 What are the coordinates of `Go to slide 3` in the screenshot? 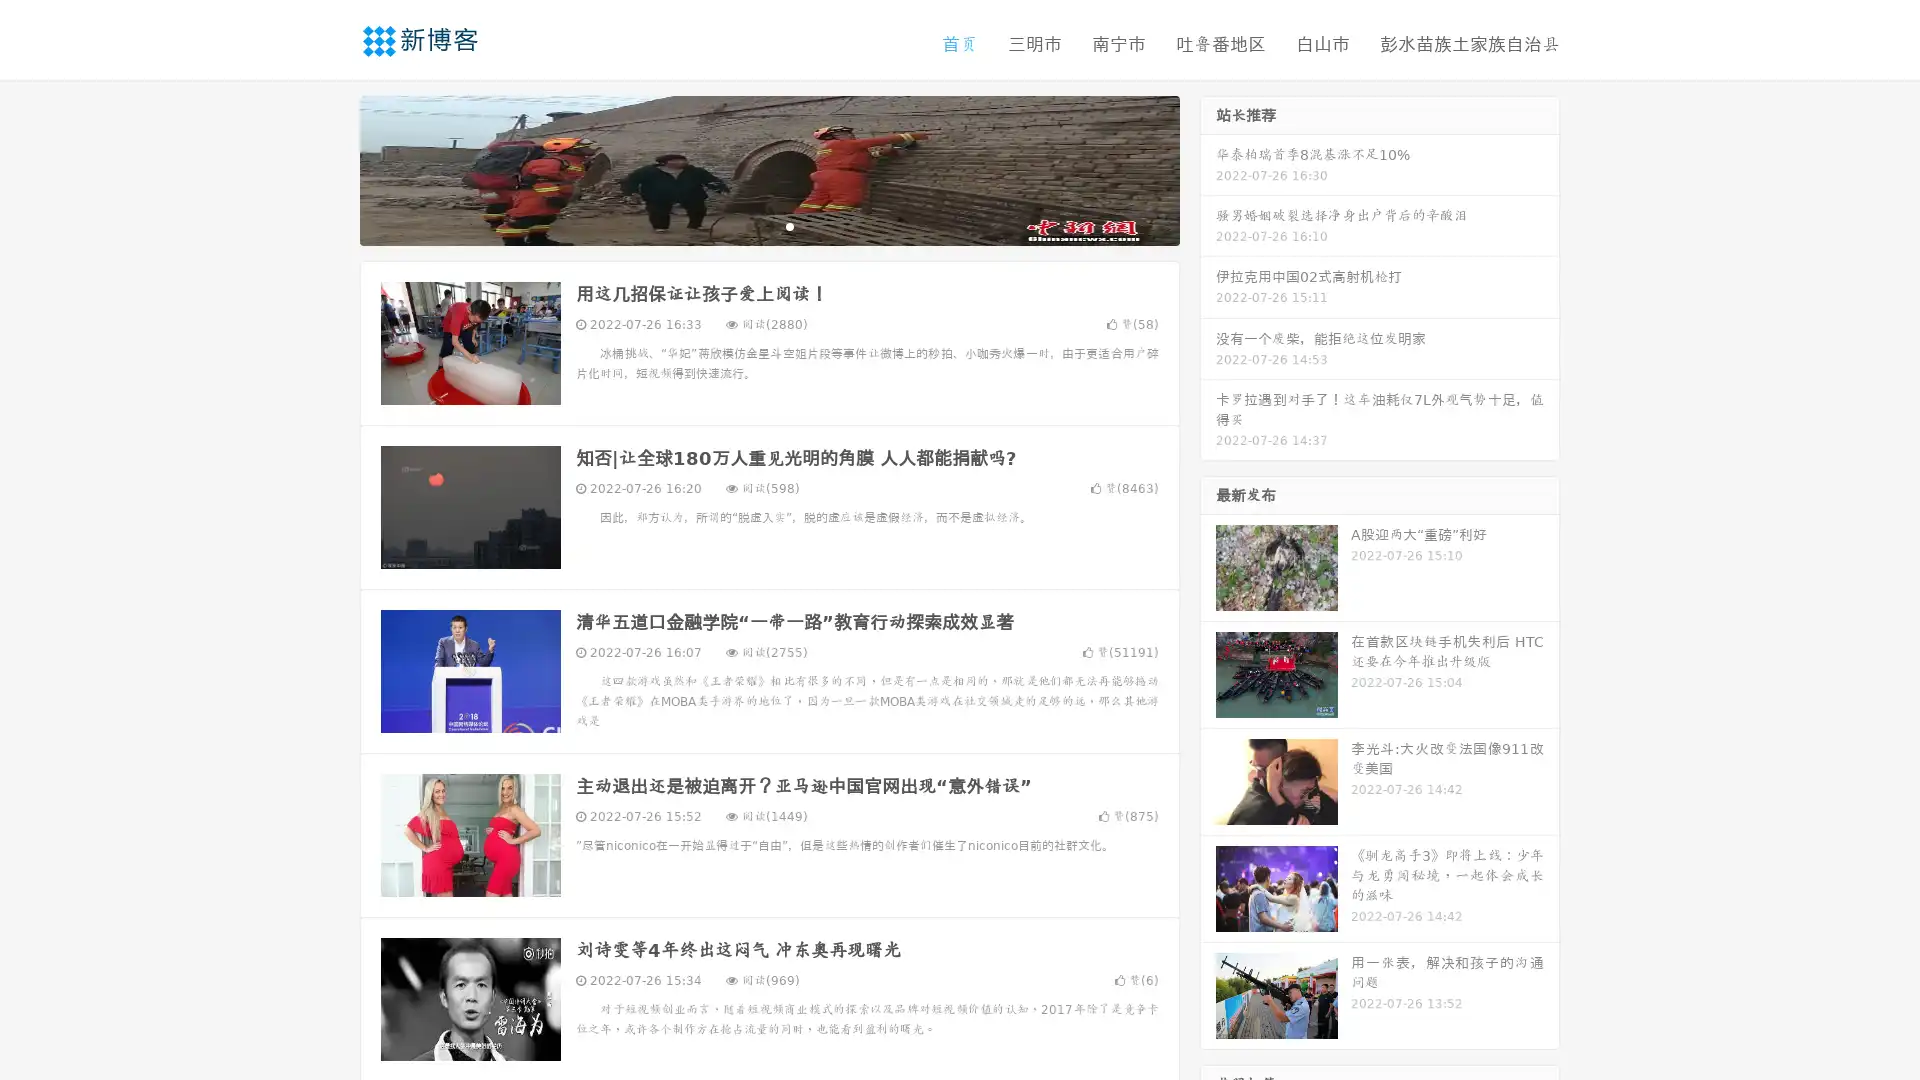 It's located at (789, 225).